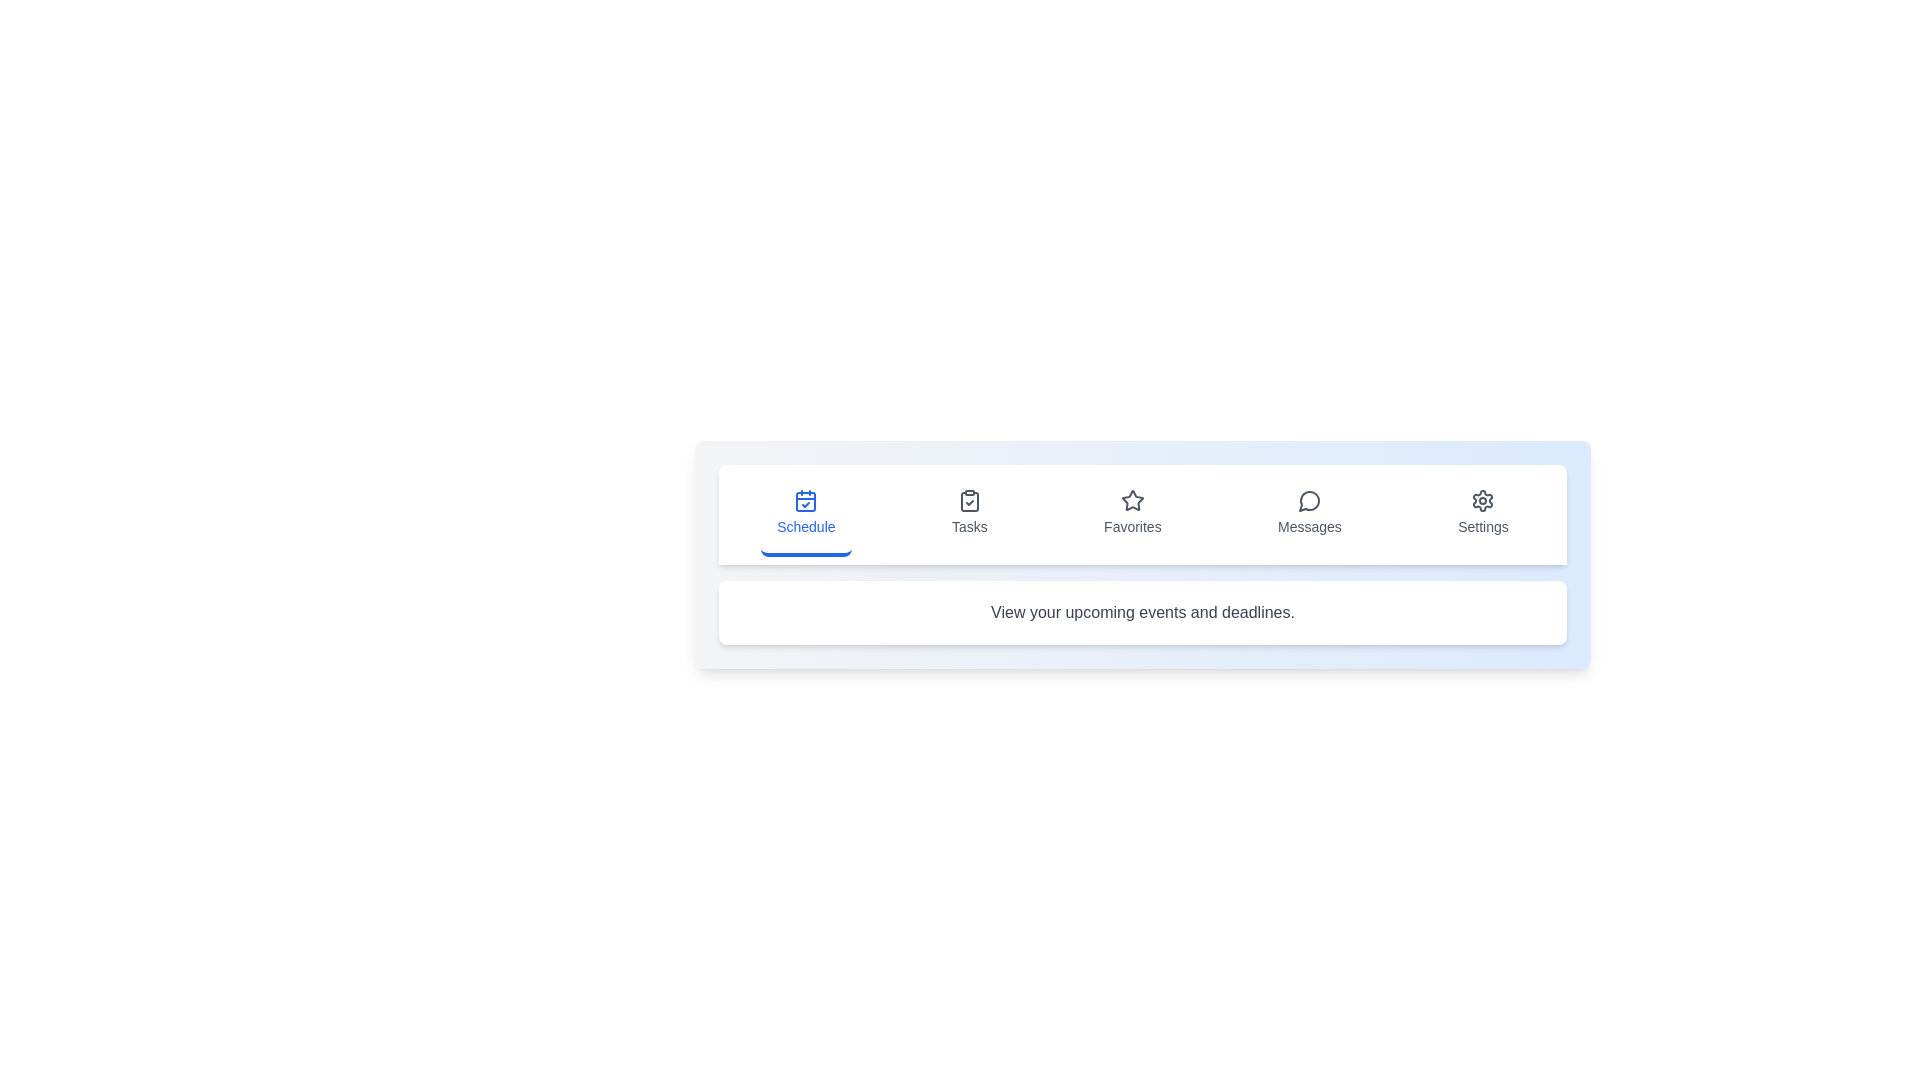 This screenshot has width=1920, height=1080. Describe the element at coordinates (1132, 514) in the screenshot. I see `the tab labeled Favorites` at that location.